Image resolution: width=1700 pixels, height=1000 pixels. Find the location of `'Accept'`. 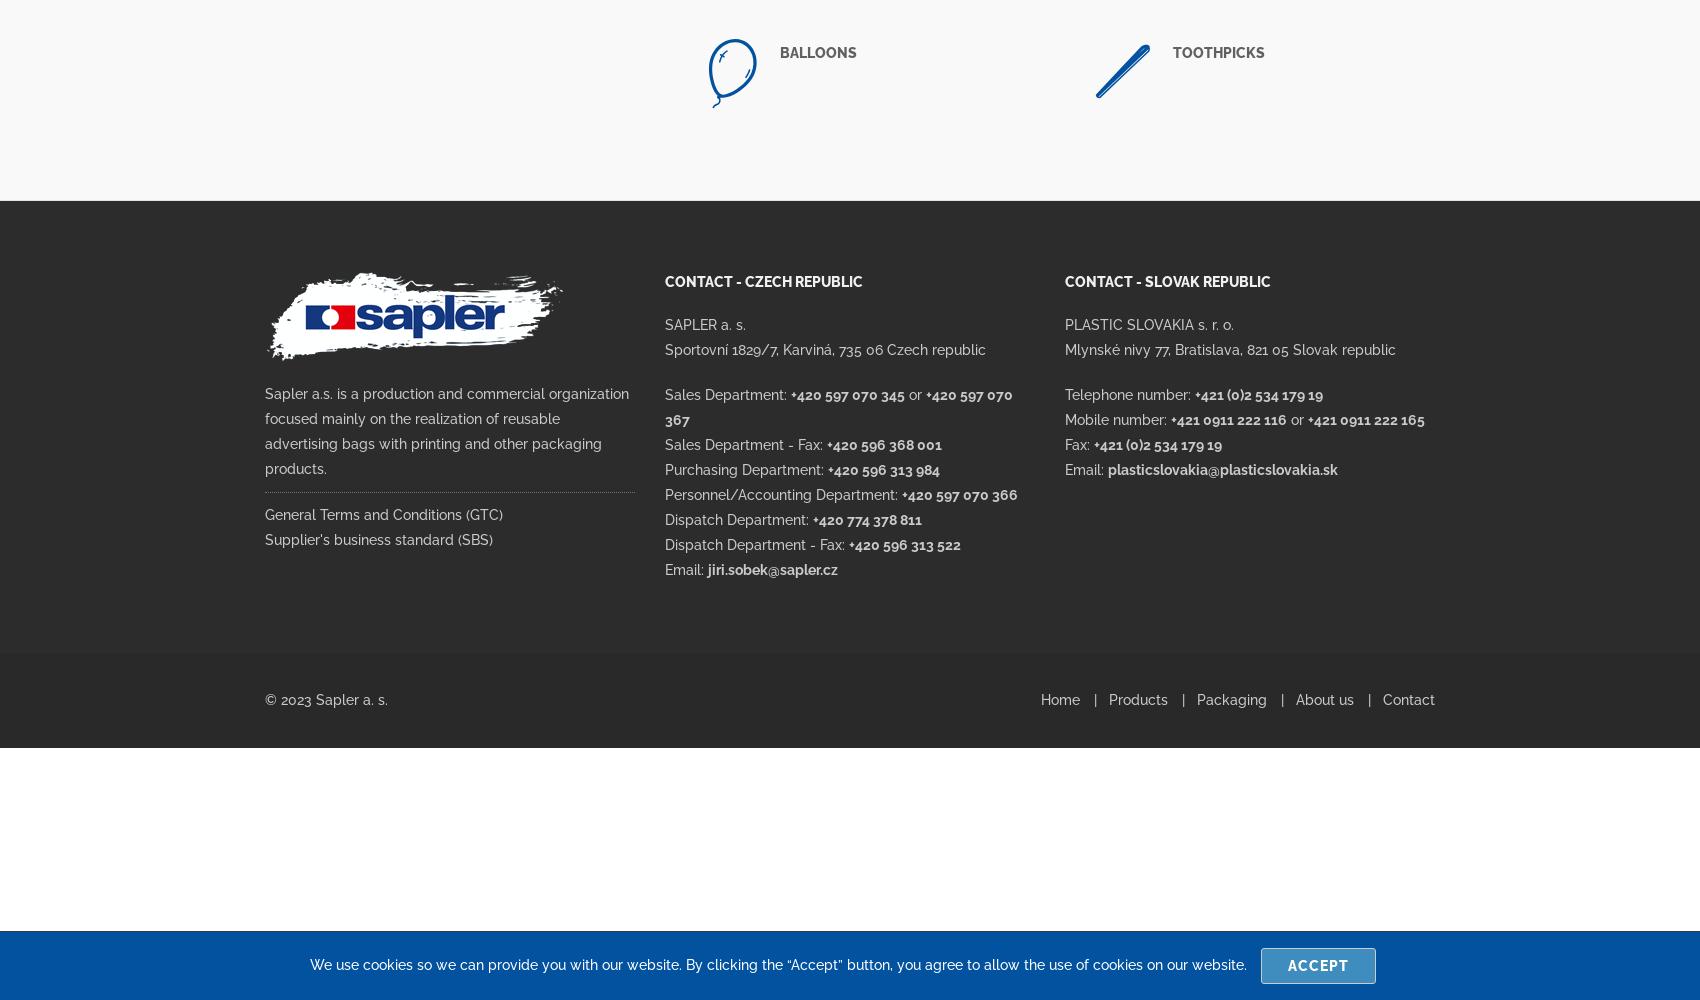

'Accept' is located at coordinates (1317, 965).